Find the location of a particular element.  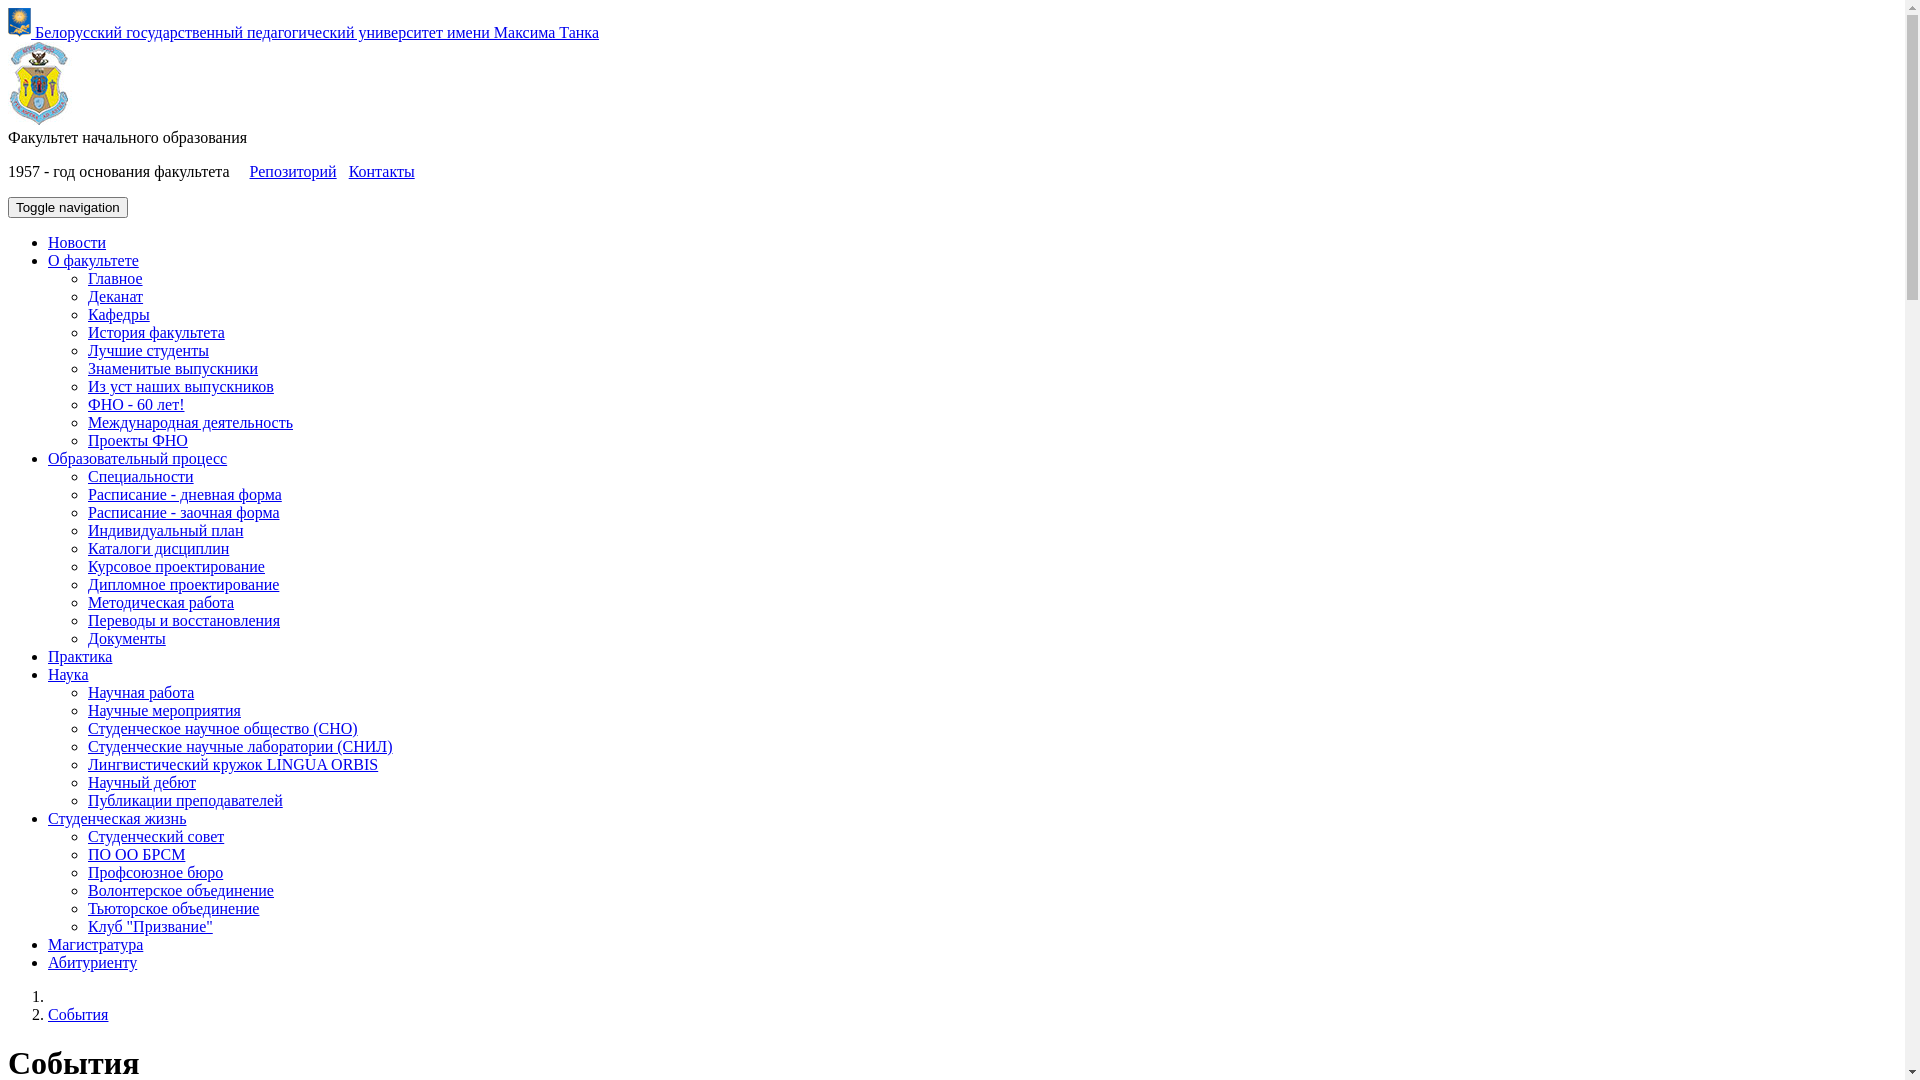

'Toggle navigation' is located at coordinates (8, 207).